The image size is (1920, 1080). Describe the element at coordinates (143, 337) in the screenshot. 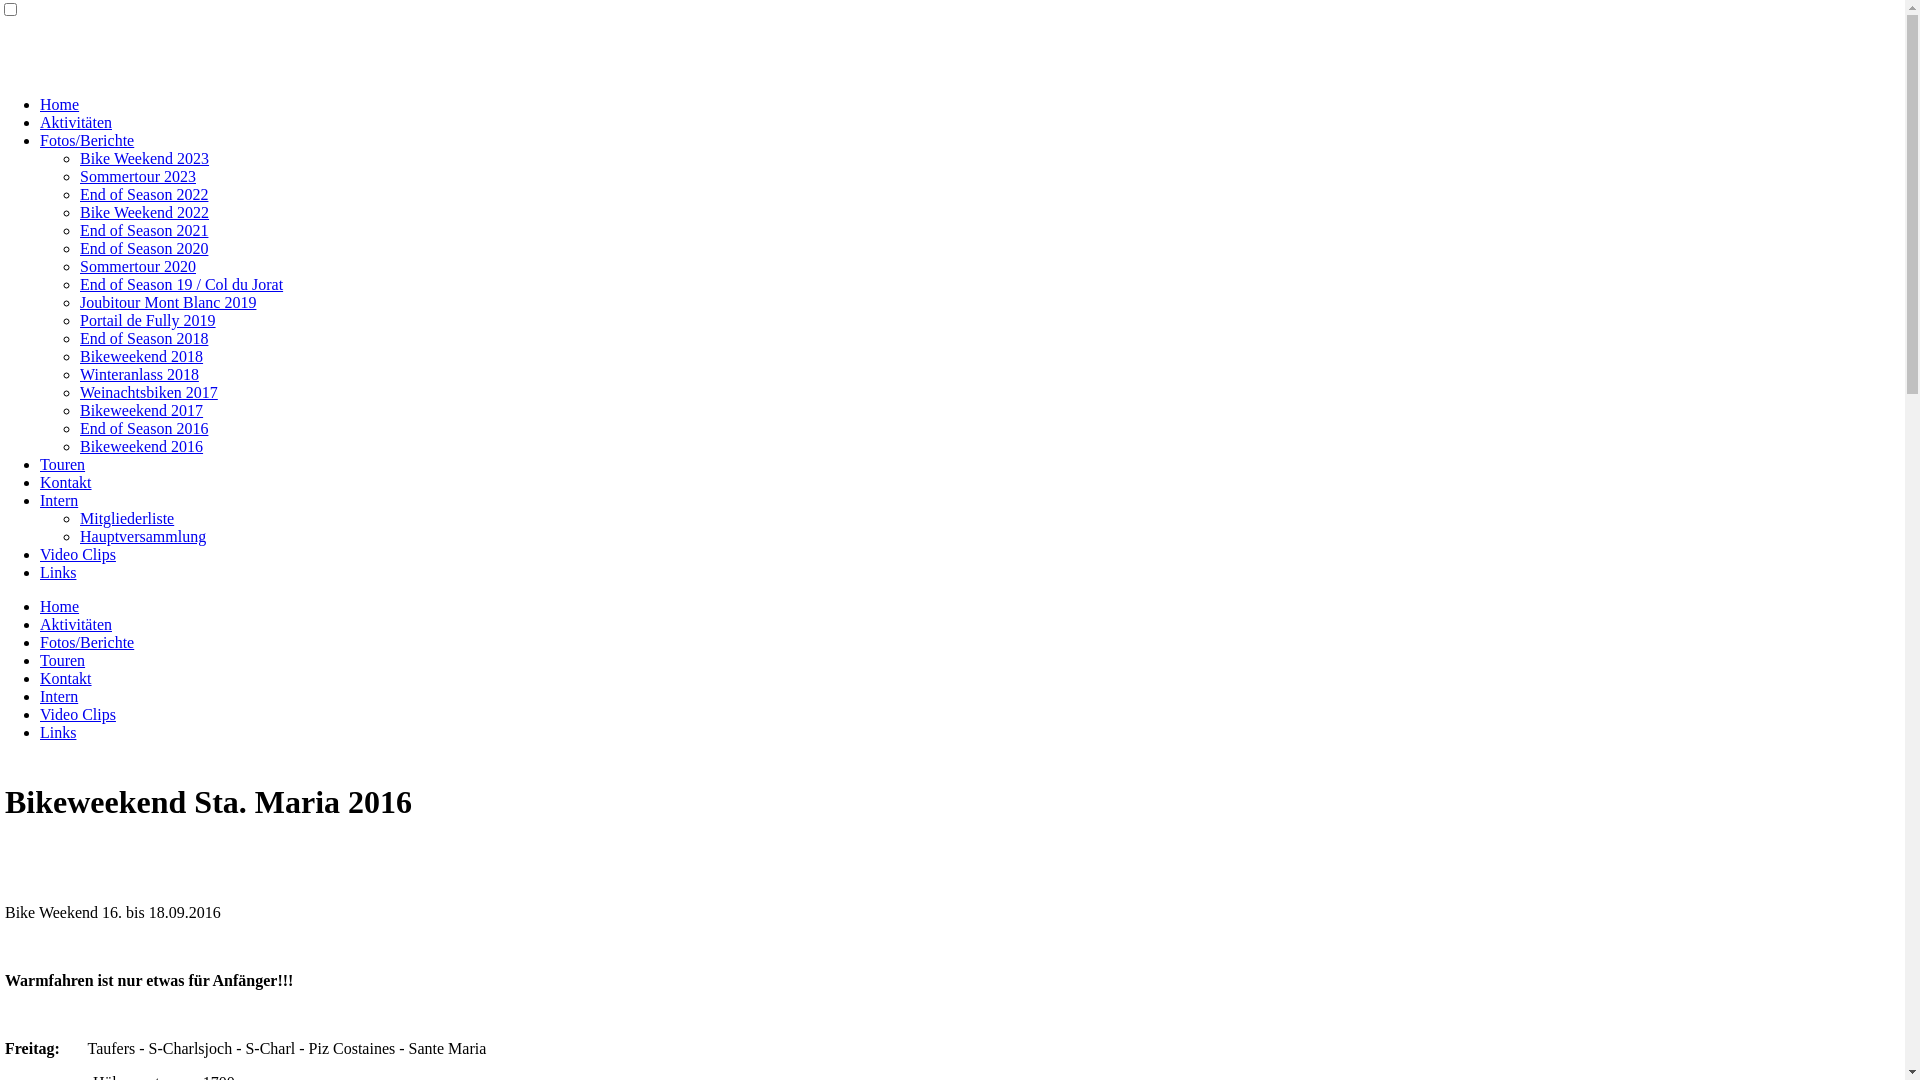

I see `'End of Season 2018'` at that location.